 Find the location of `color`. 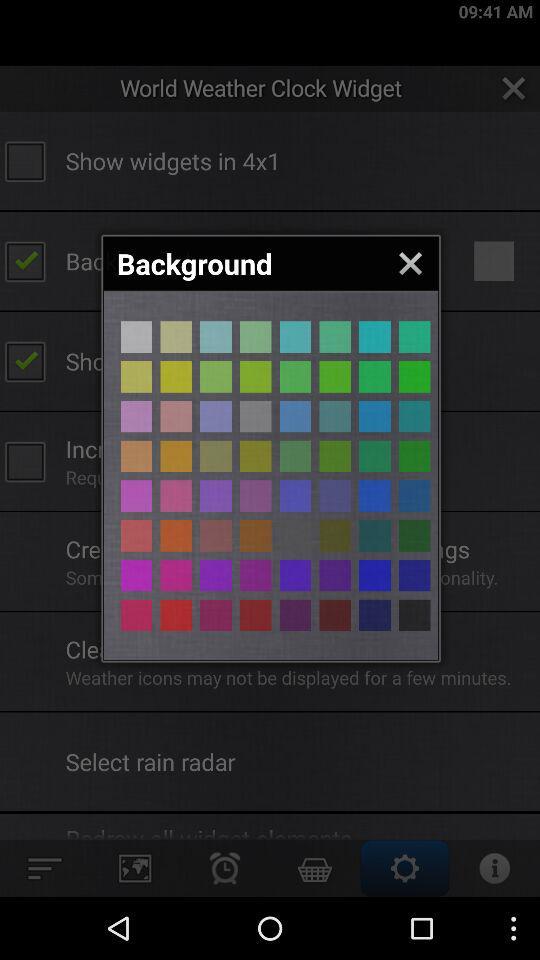

color is located at coordinates (176, 534).